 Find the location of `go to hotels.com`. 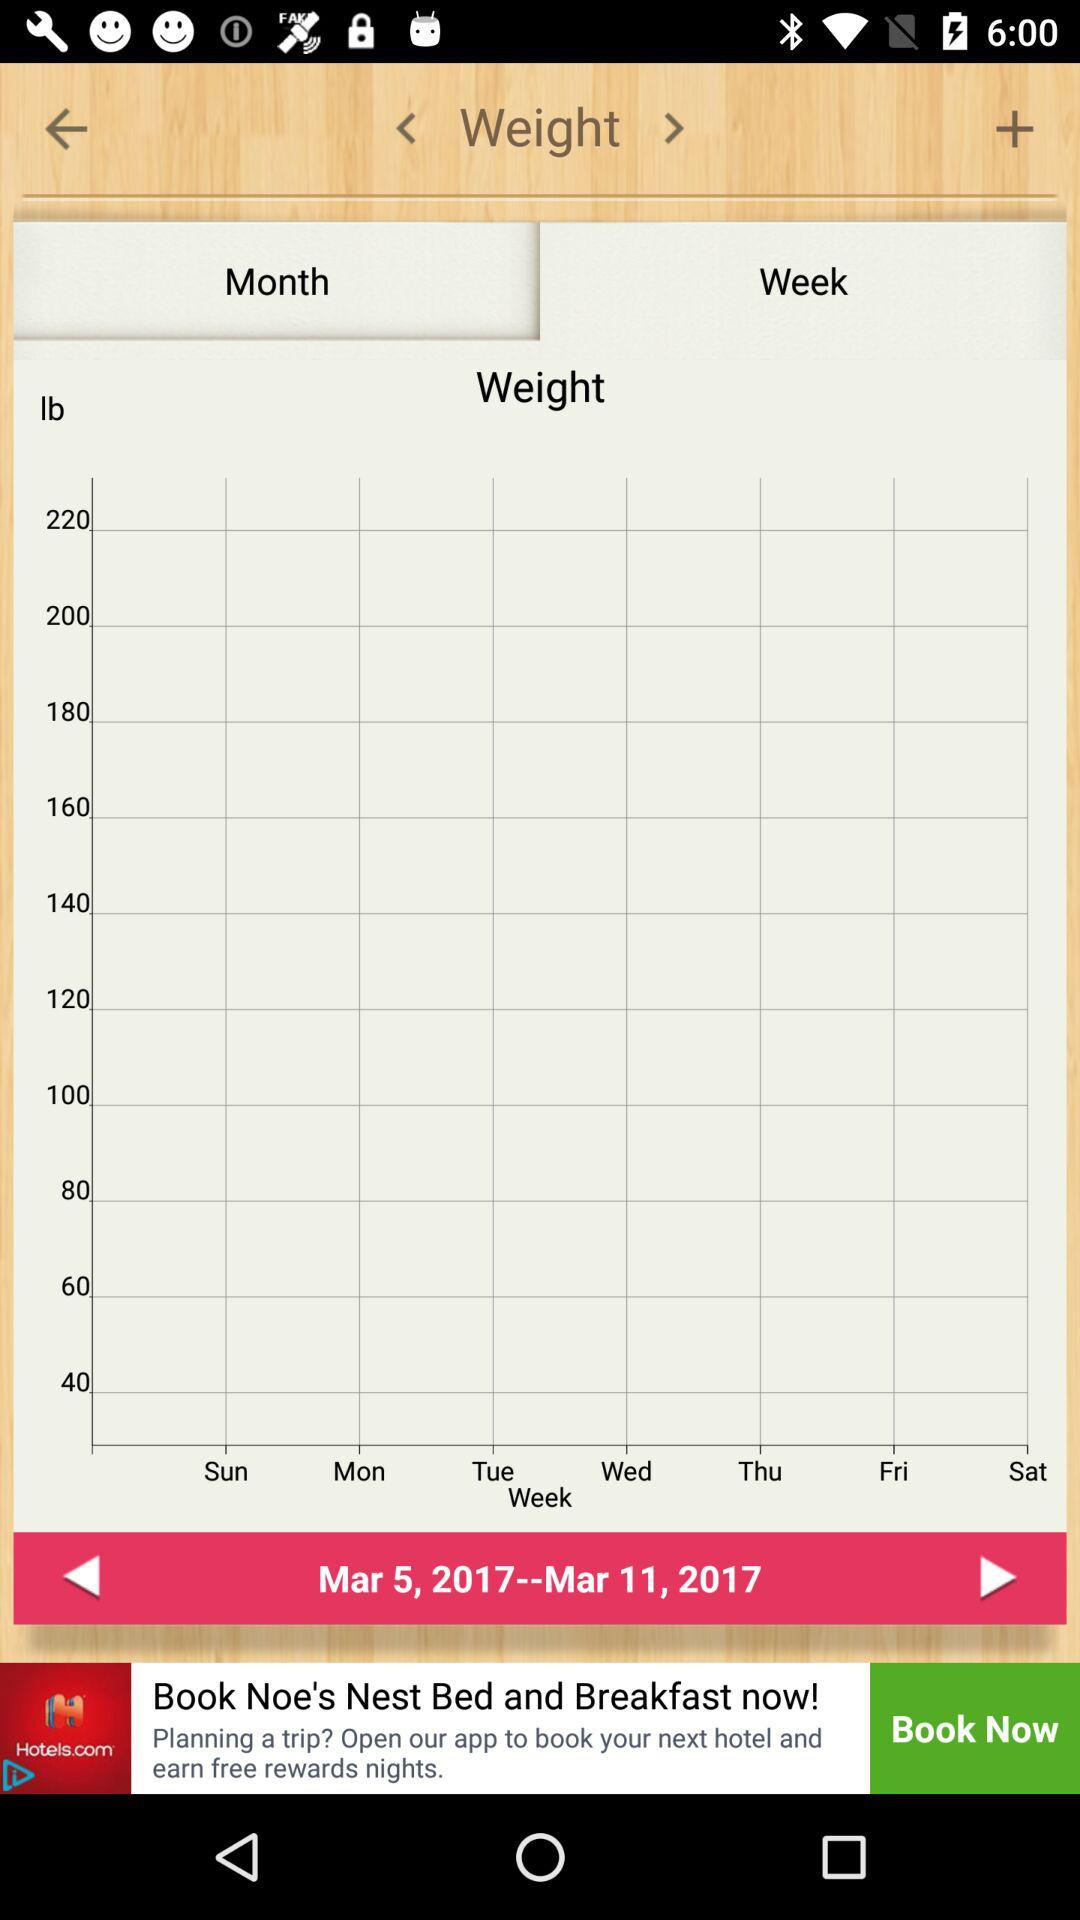

go to hotels.com is located at coordinates (64, 1727).